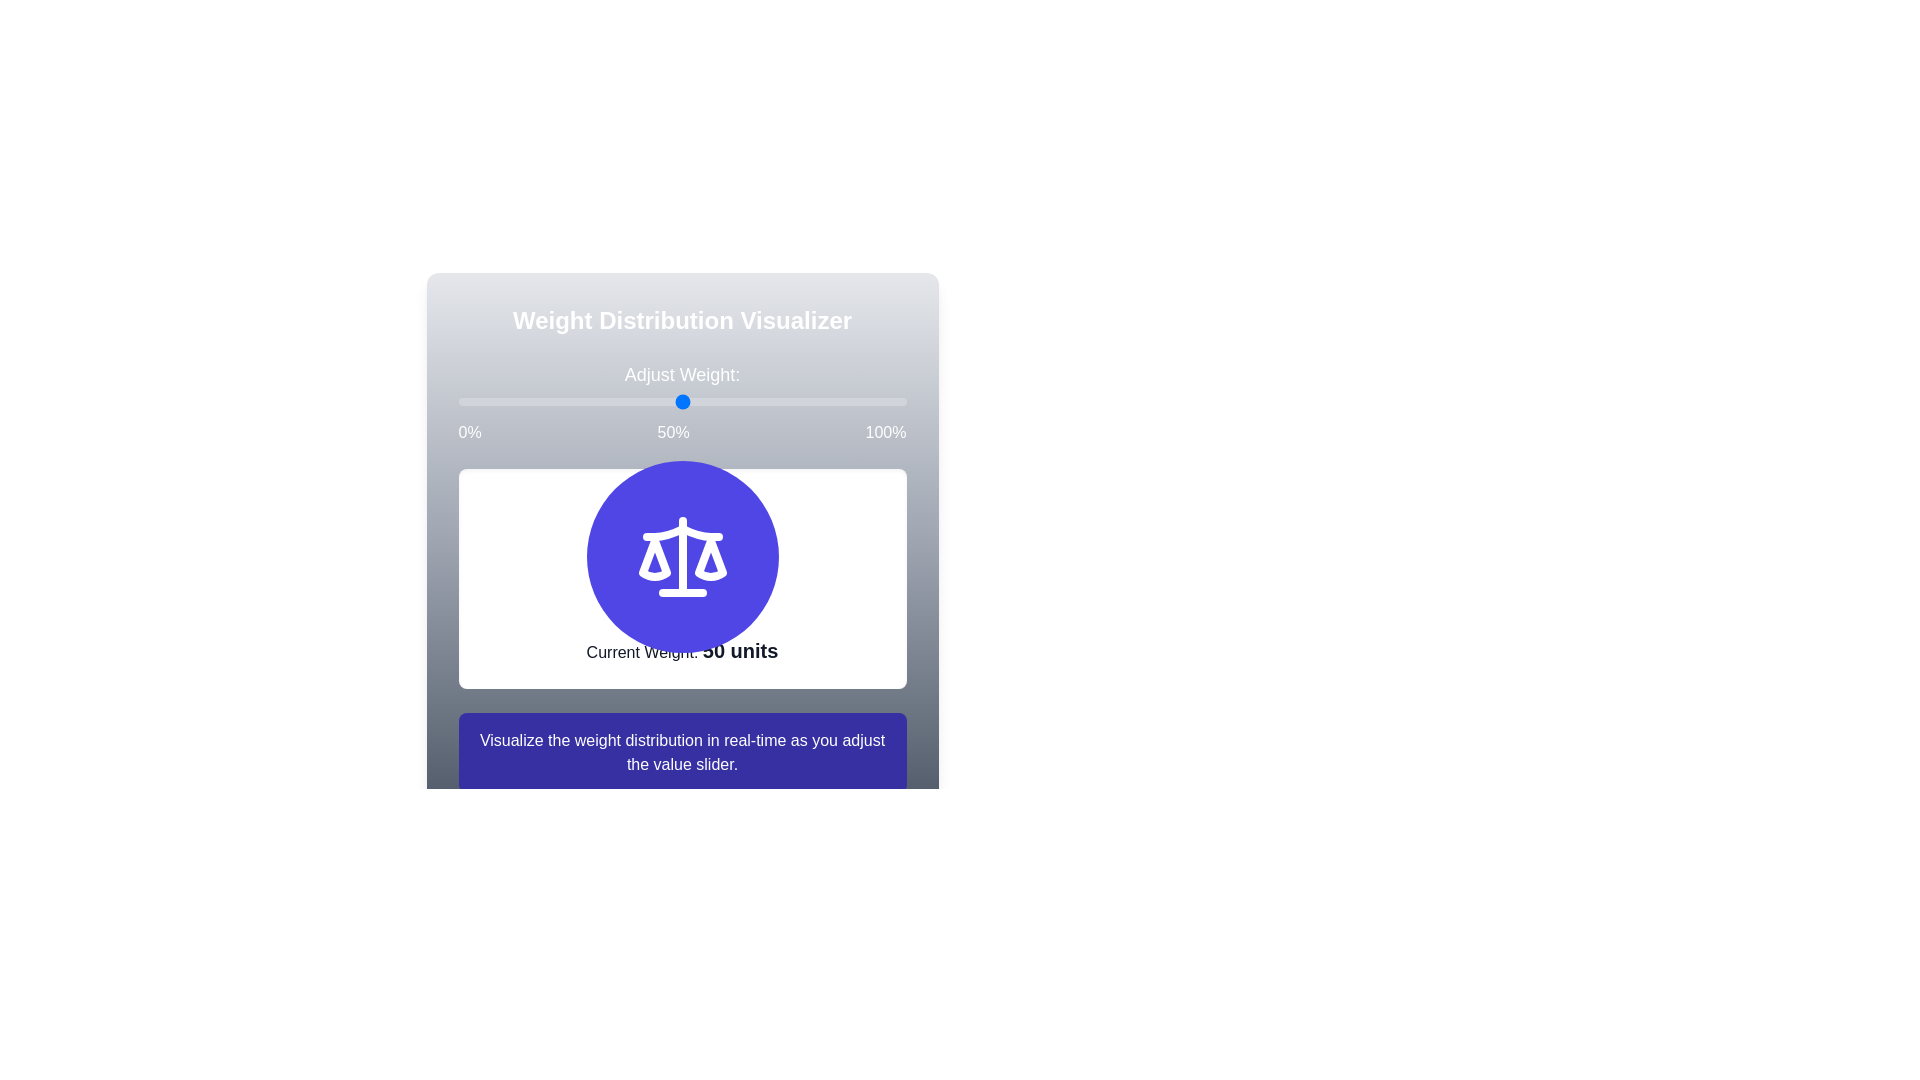 This screenshot has height=1080, width=1920. What do you see at coordinates (739, 651) in the screenshot?
I see `the weight value text to highlight it` at bounding box center [739, 651].